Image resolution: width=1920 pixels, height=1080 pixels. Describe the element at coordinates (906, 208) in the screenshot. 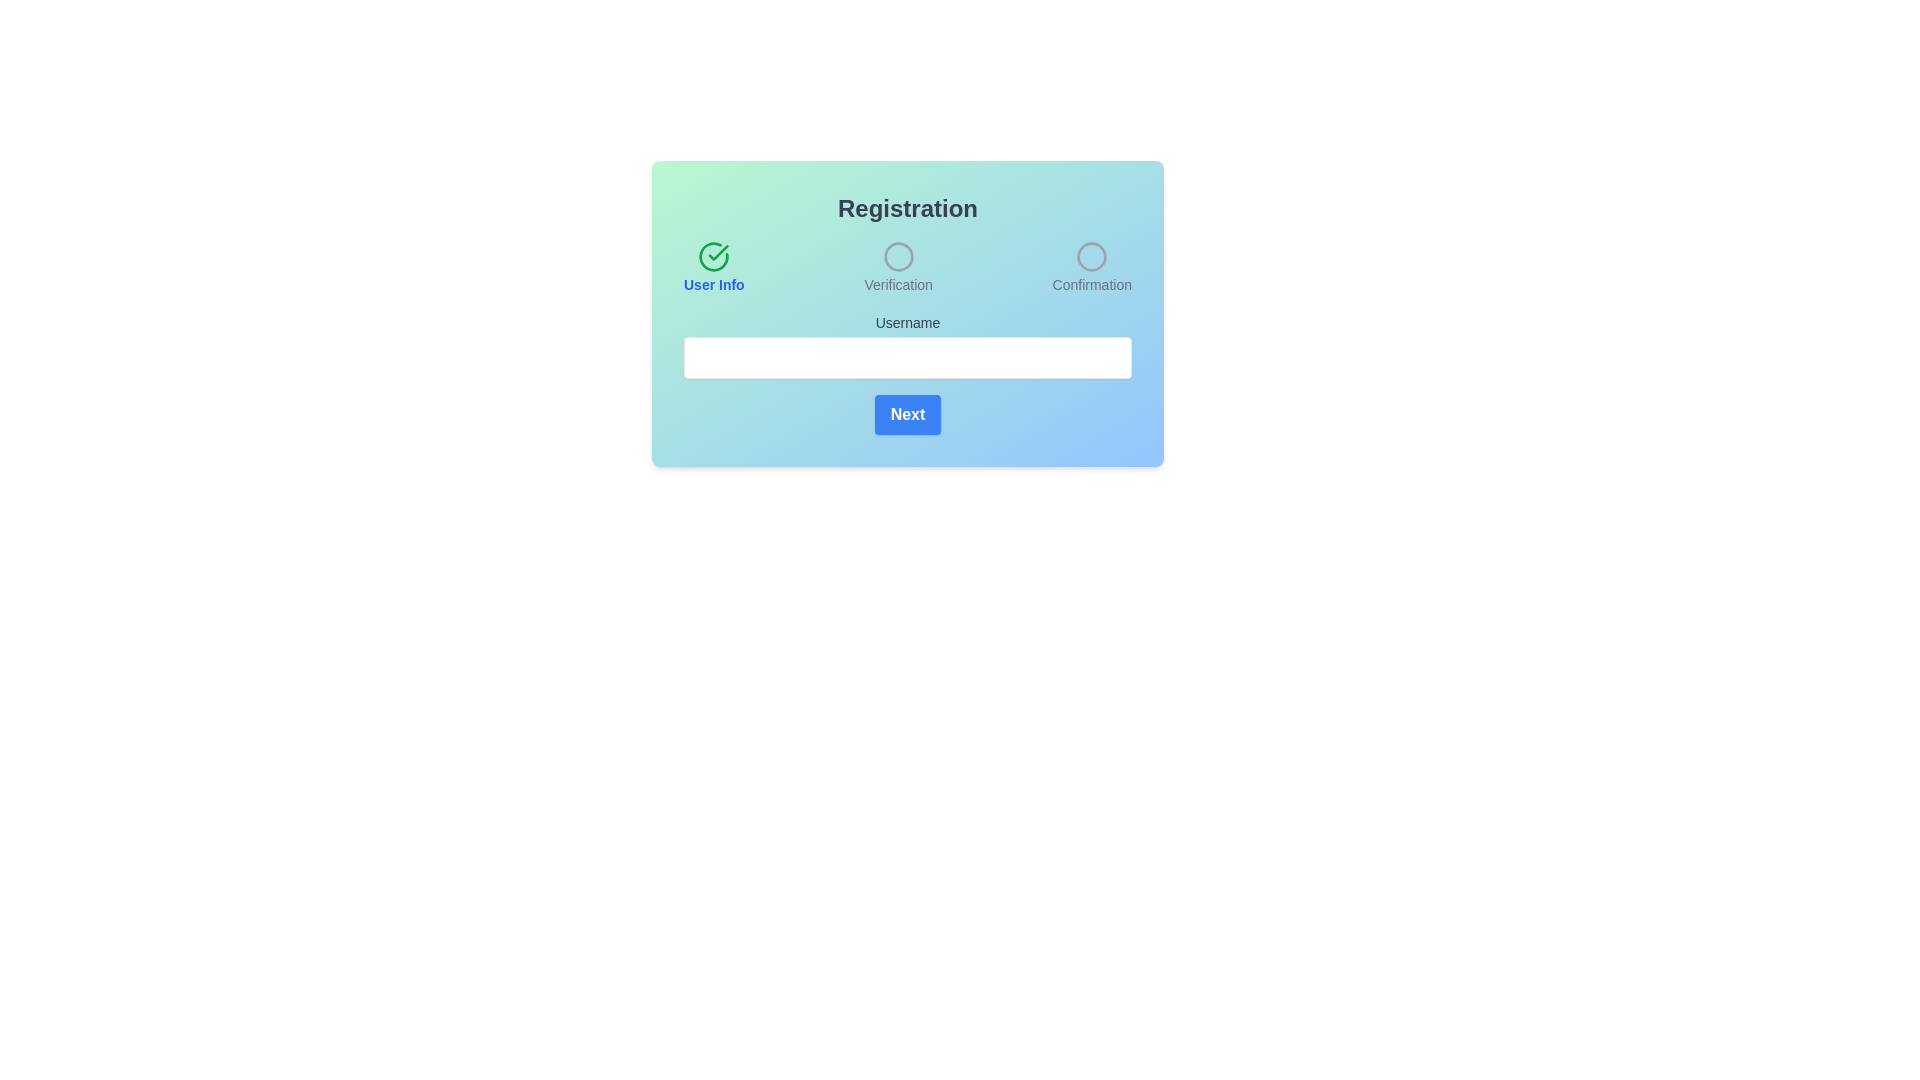

I see `the static text header indicating the context of the registration process, which is positioned above the steps 'User Info', 'Verification', and 'Confirmation'` at that location.